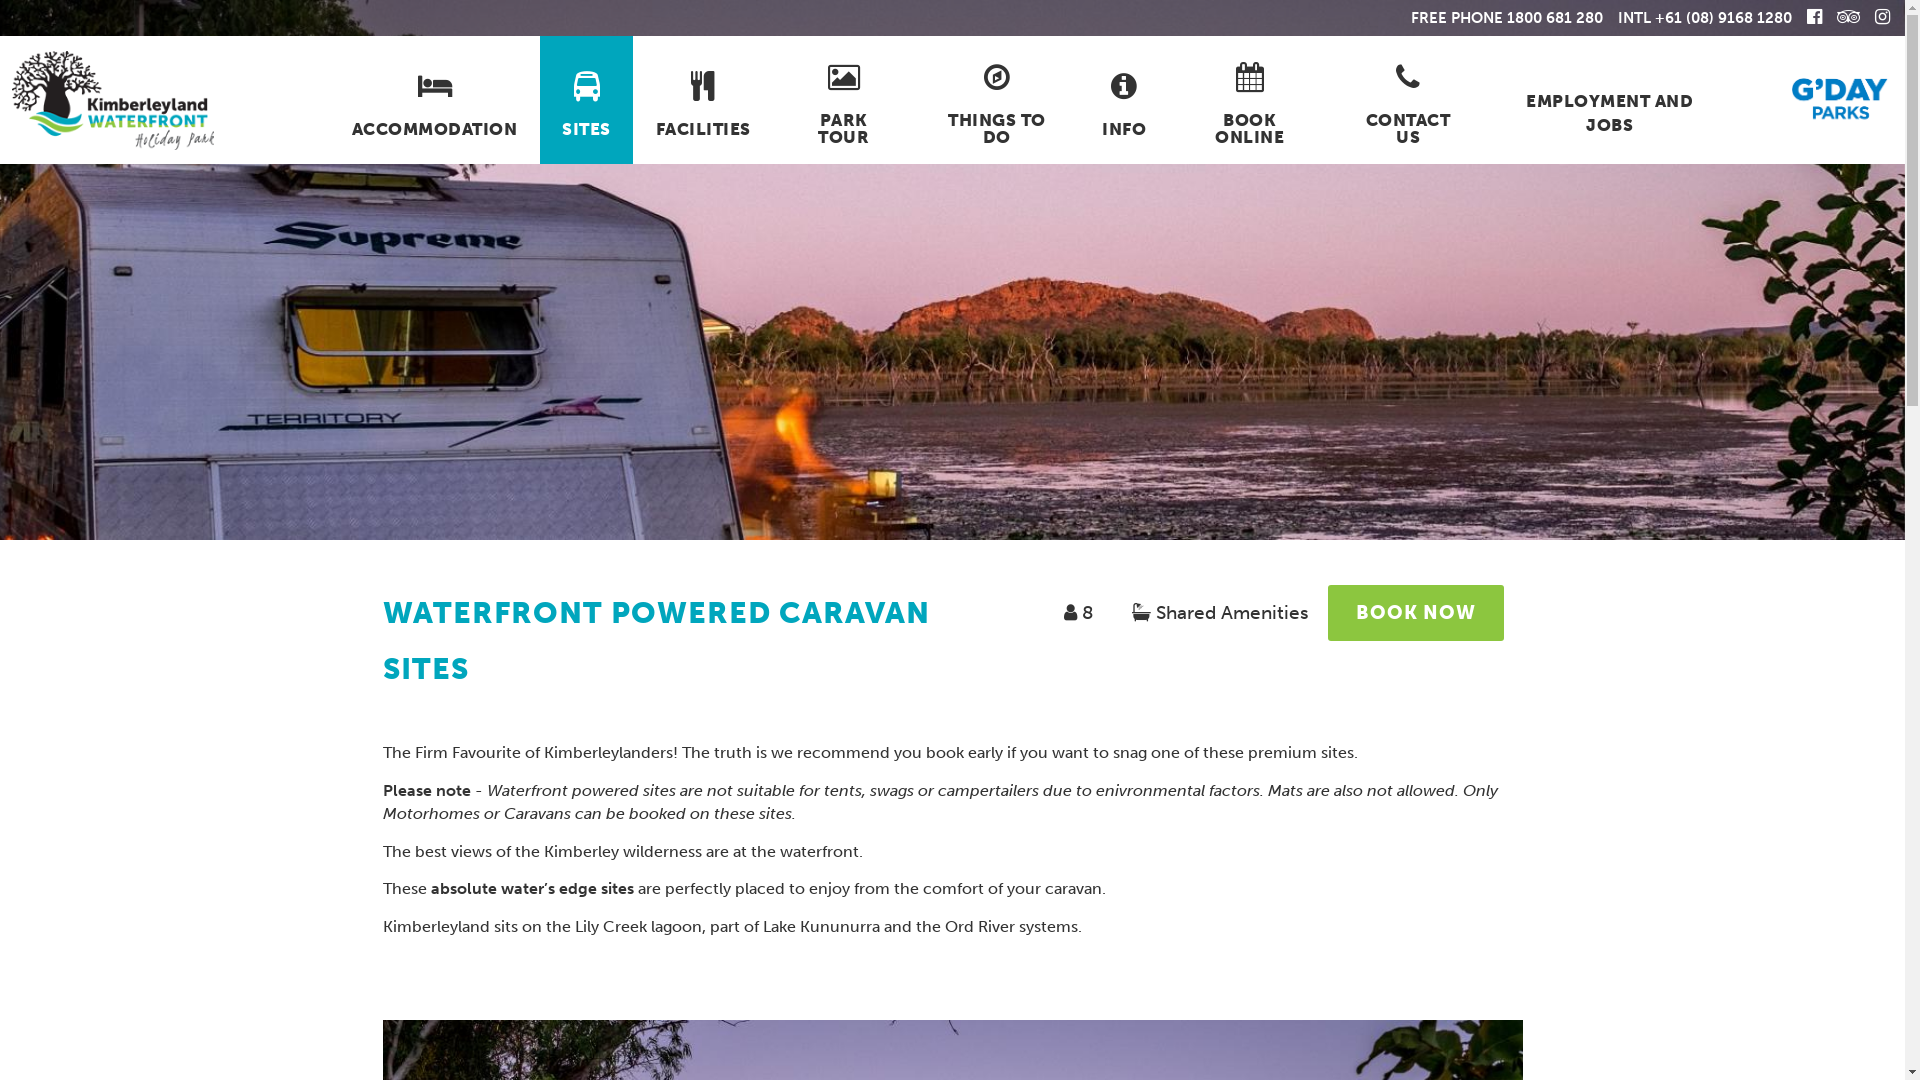  I want to click on 'PARK TOUR', so click(843, 100).